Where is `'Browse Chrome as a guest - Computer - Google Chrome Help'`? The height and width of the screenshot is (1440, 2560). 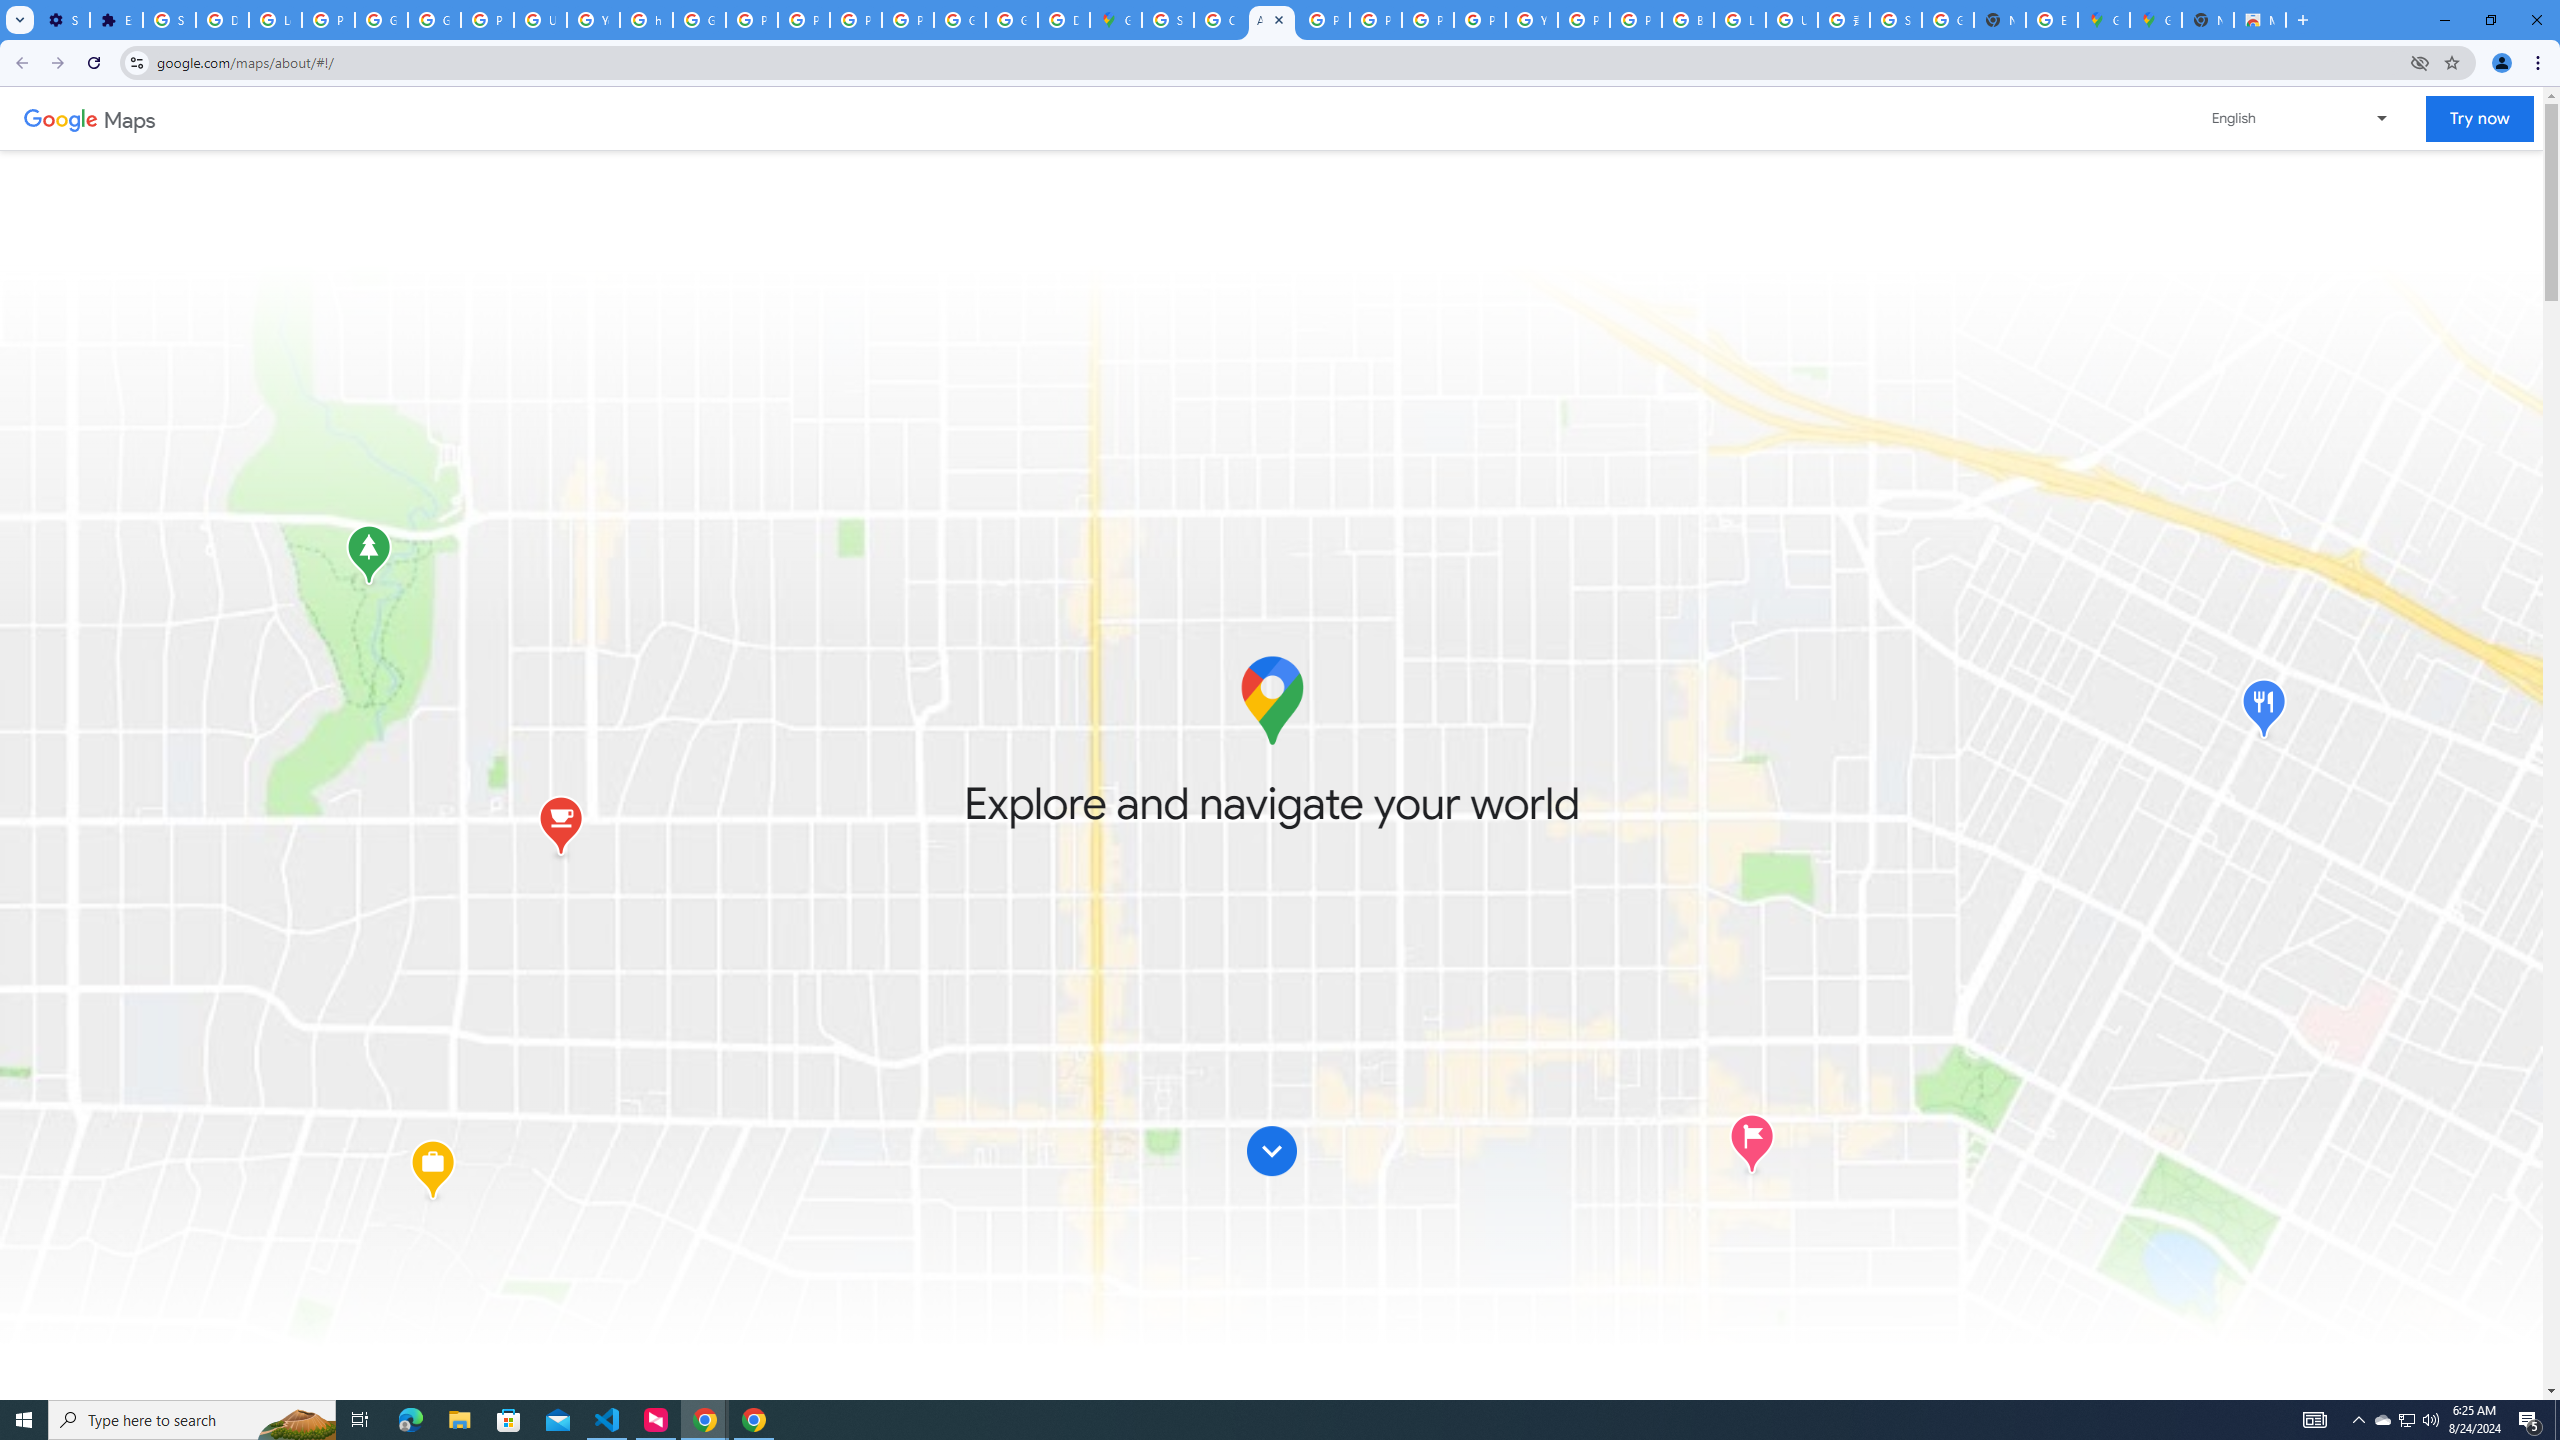
'Browse Chrome as a guest - Computer - Google Chrome Help' is located at coordinates (1687, 19).